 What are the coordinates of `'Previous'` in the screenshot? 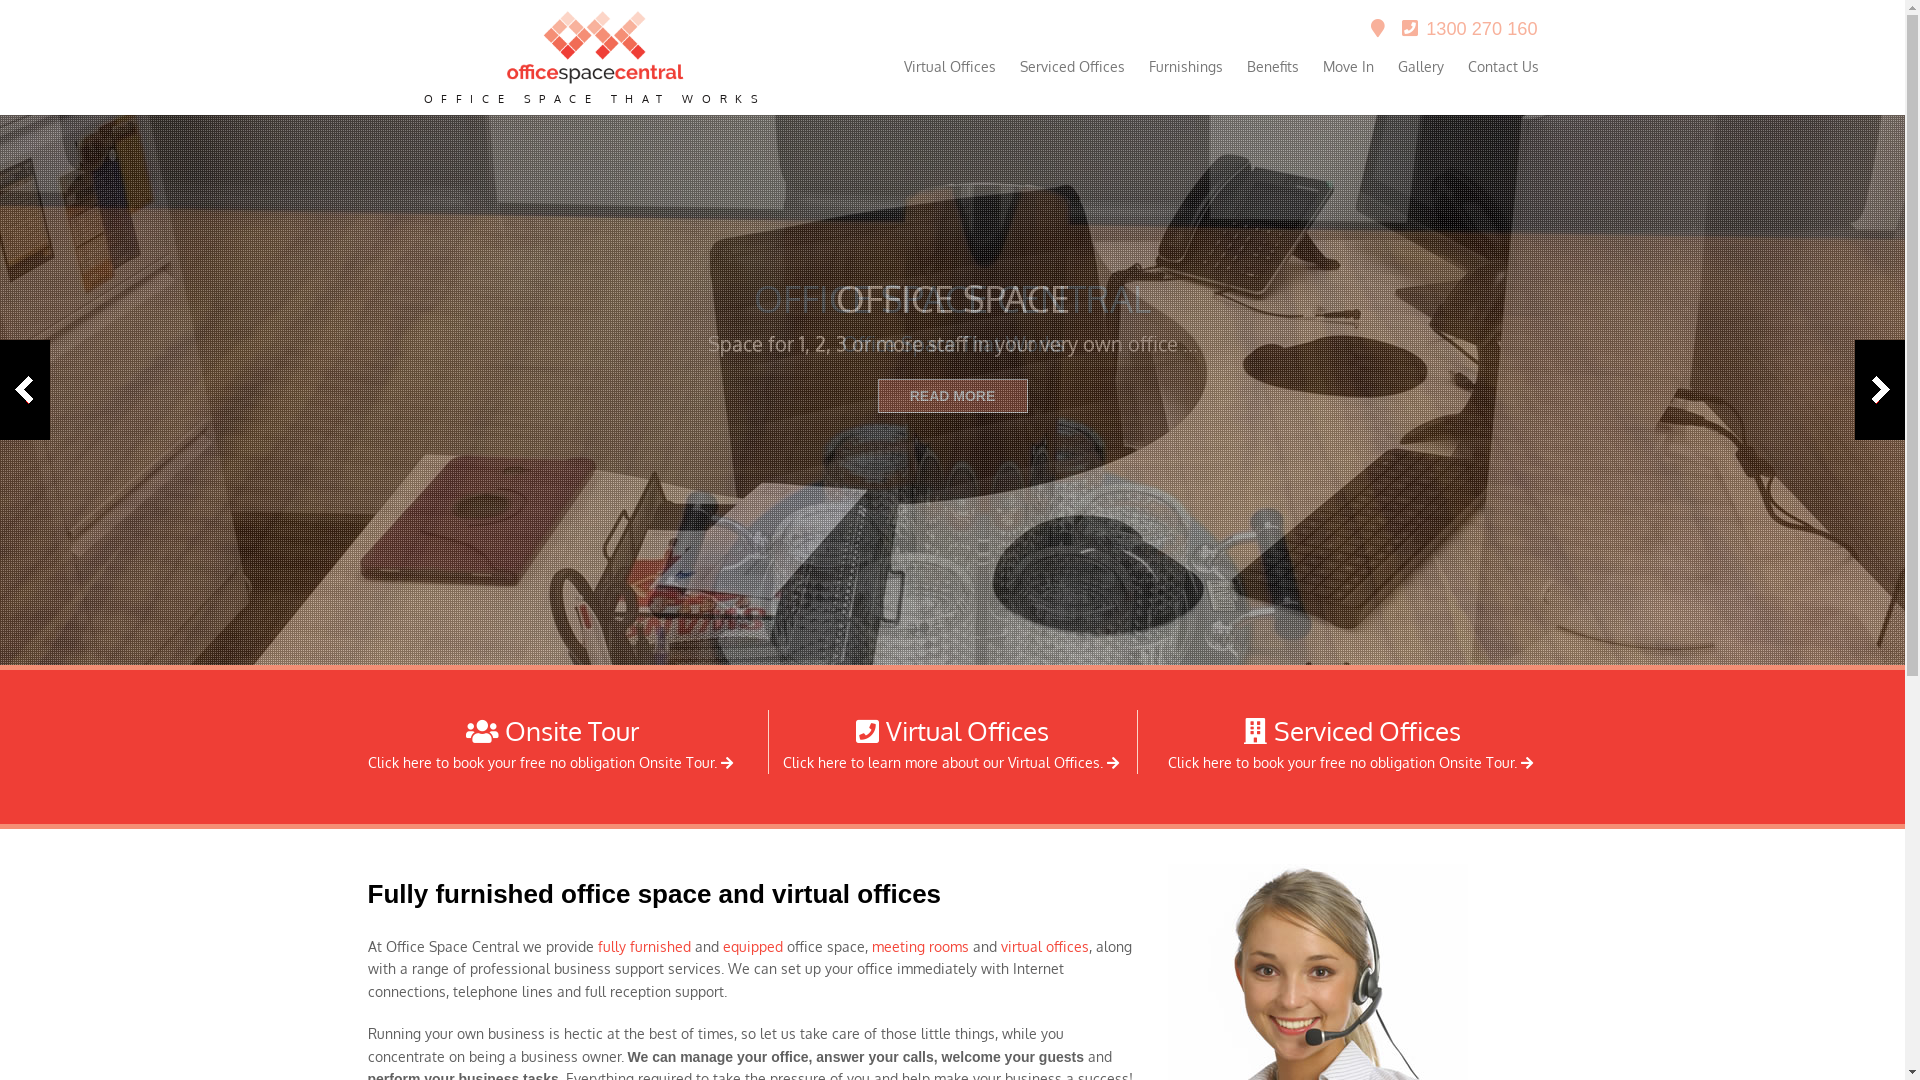 It's located at (24, 389).